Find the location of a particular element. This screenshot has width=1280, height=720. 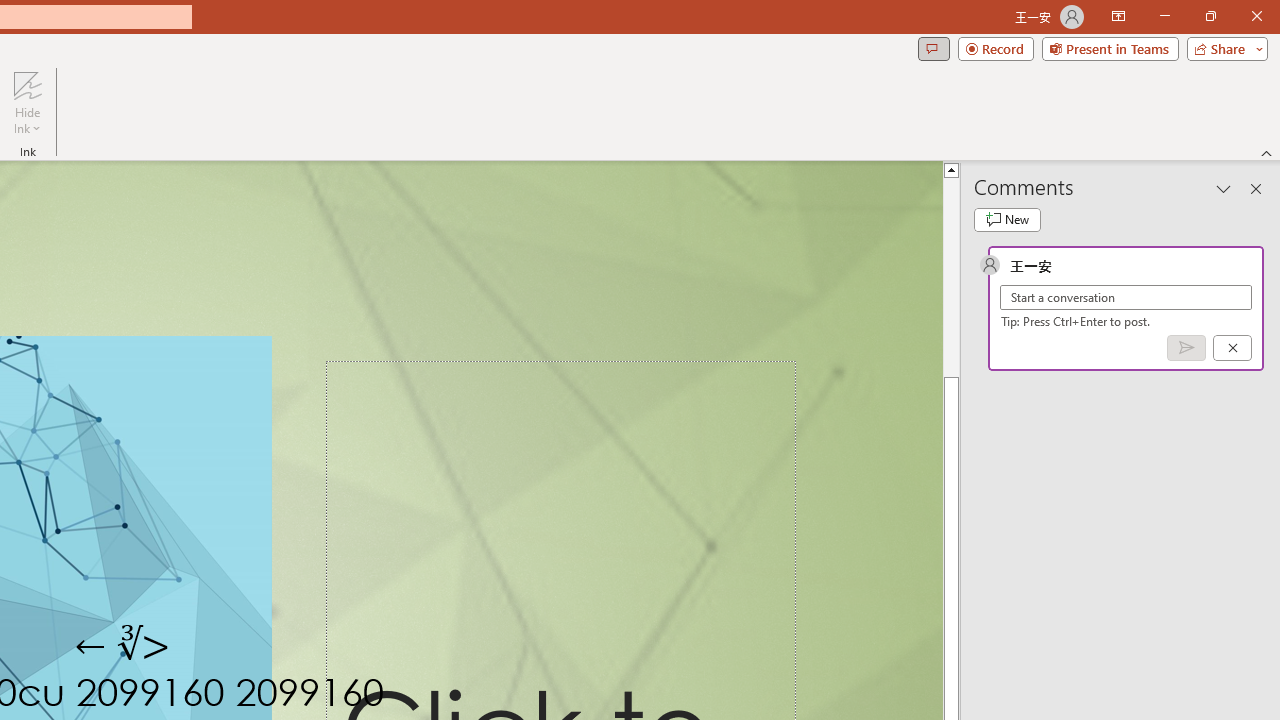

'TextBox 7' is located at coordinates (122, 645).